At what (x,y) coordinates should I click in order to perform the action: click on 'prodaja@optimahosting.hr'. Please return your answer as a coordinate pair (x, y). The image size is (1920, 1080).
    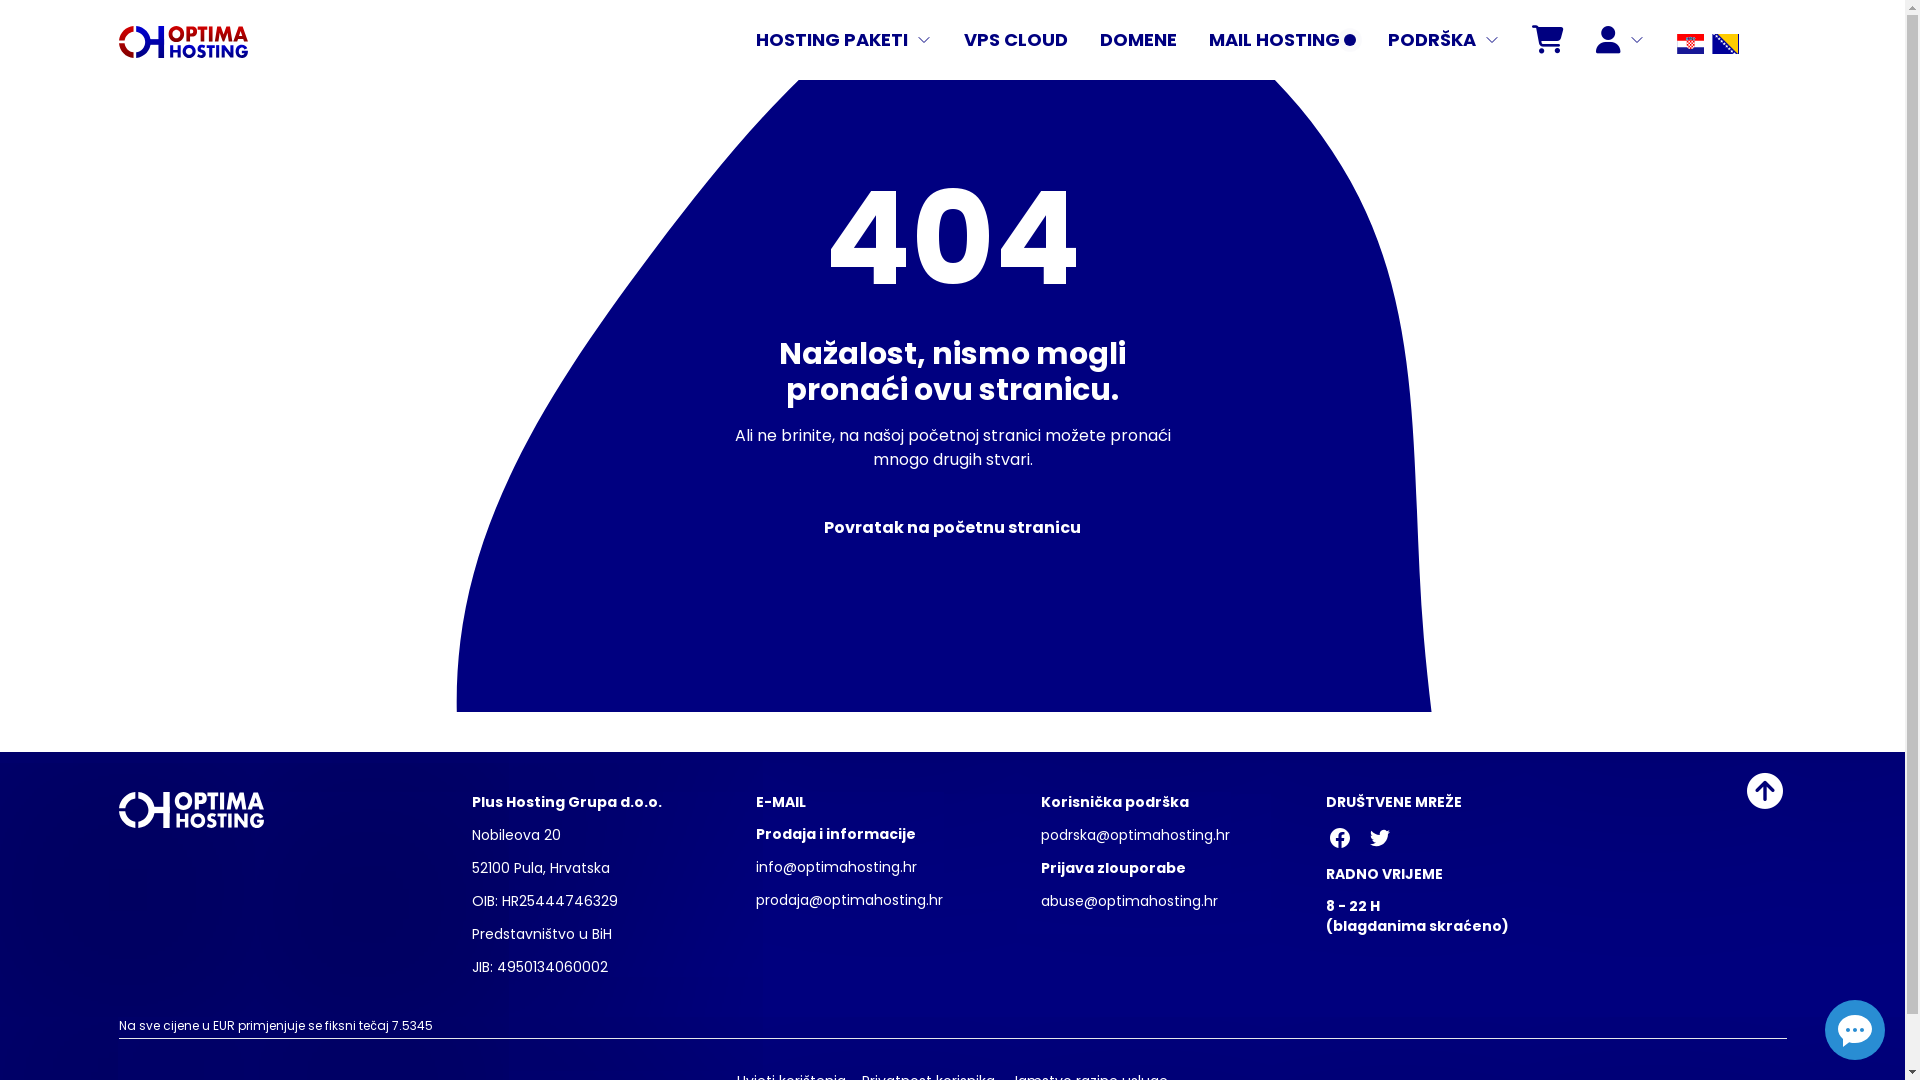
    Looking at the image, I should click on (754, 898).